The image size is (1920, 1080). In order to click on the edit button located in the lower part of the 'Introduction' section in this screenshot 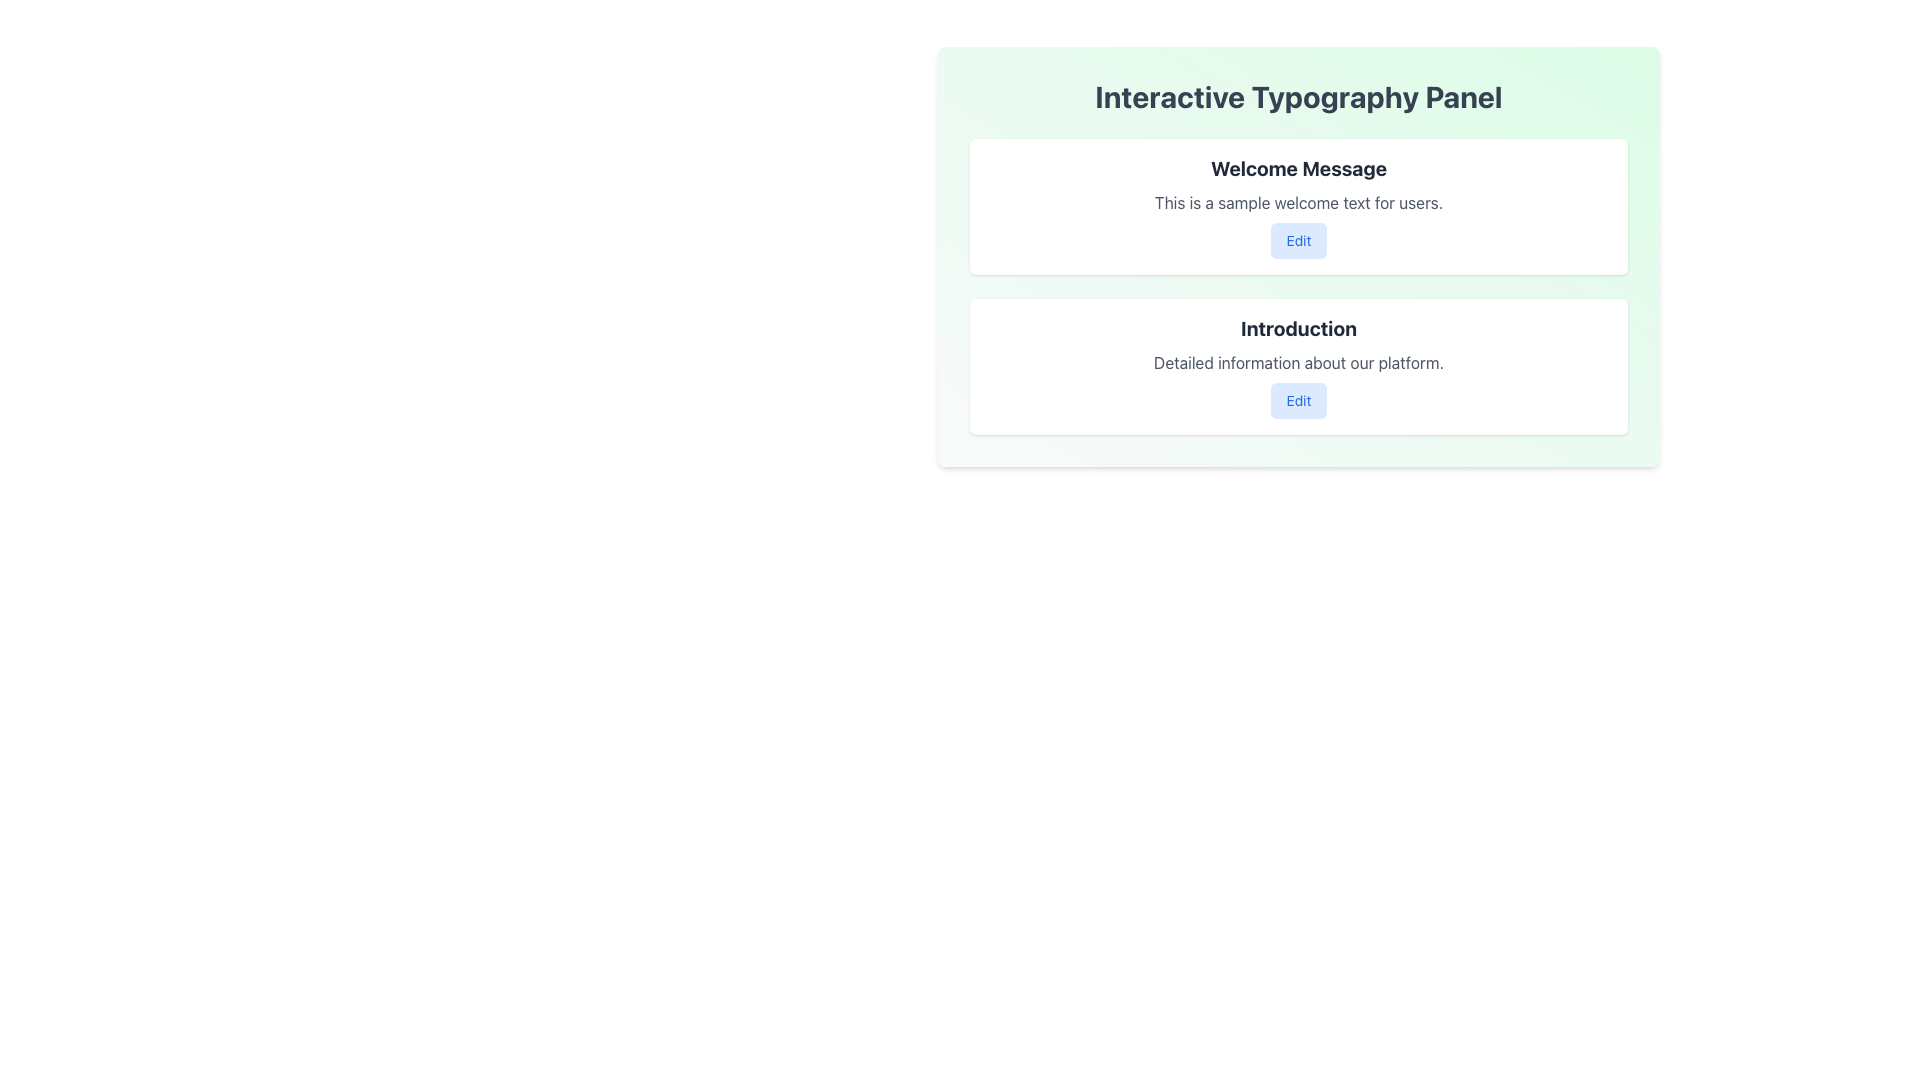, I will do `click(1299, 401)`.